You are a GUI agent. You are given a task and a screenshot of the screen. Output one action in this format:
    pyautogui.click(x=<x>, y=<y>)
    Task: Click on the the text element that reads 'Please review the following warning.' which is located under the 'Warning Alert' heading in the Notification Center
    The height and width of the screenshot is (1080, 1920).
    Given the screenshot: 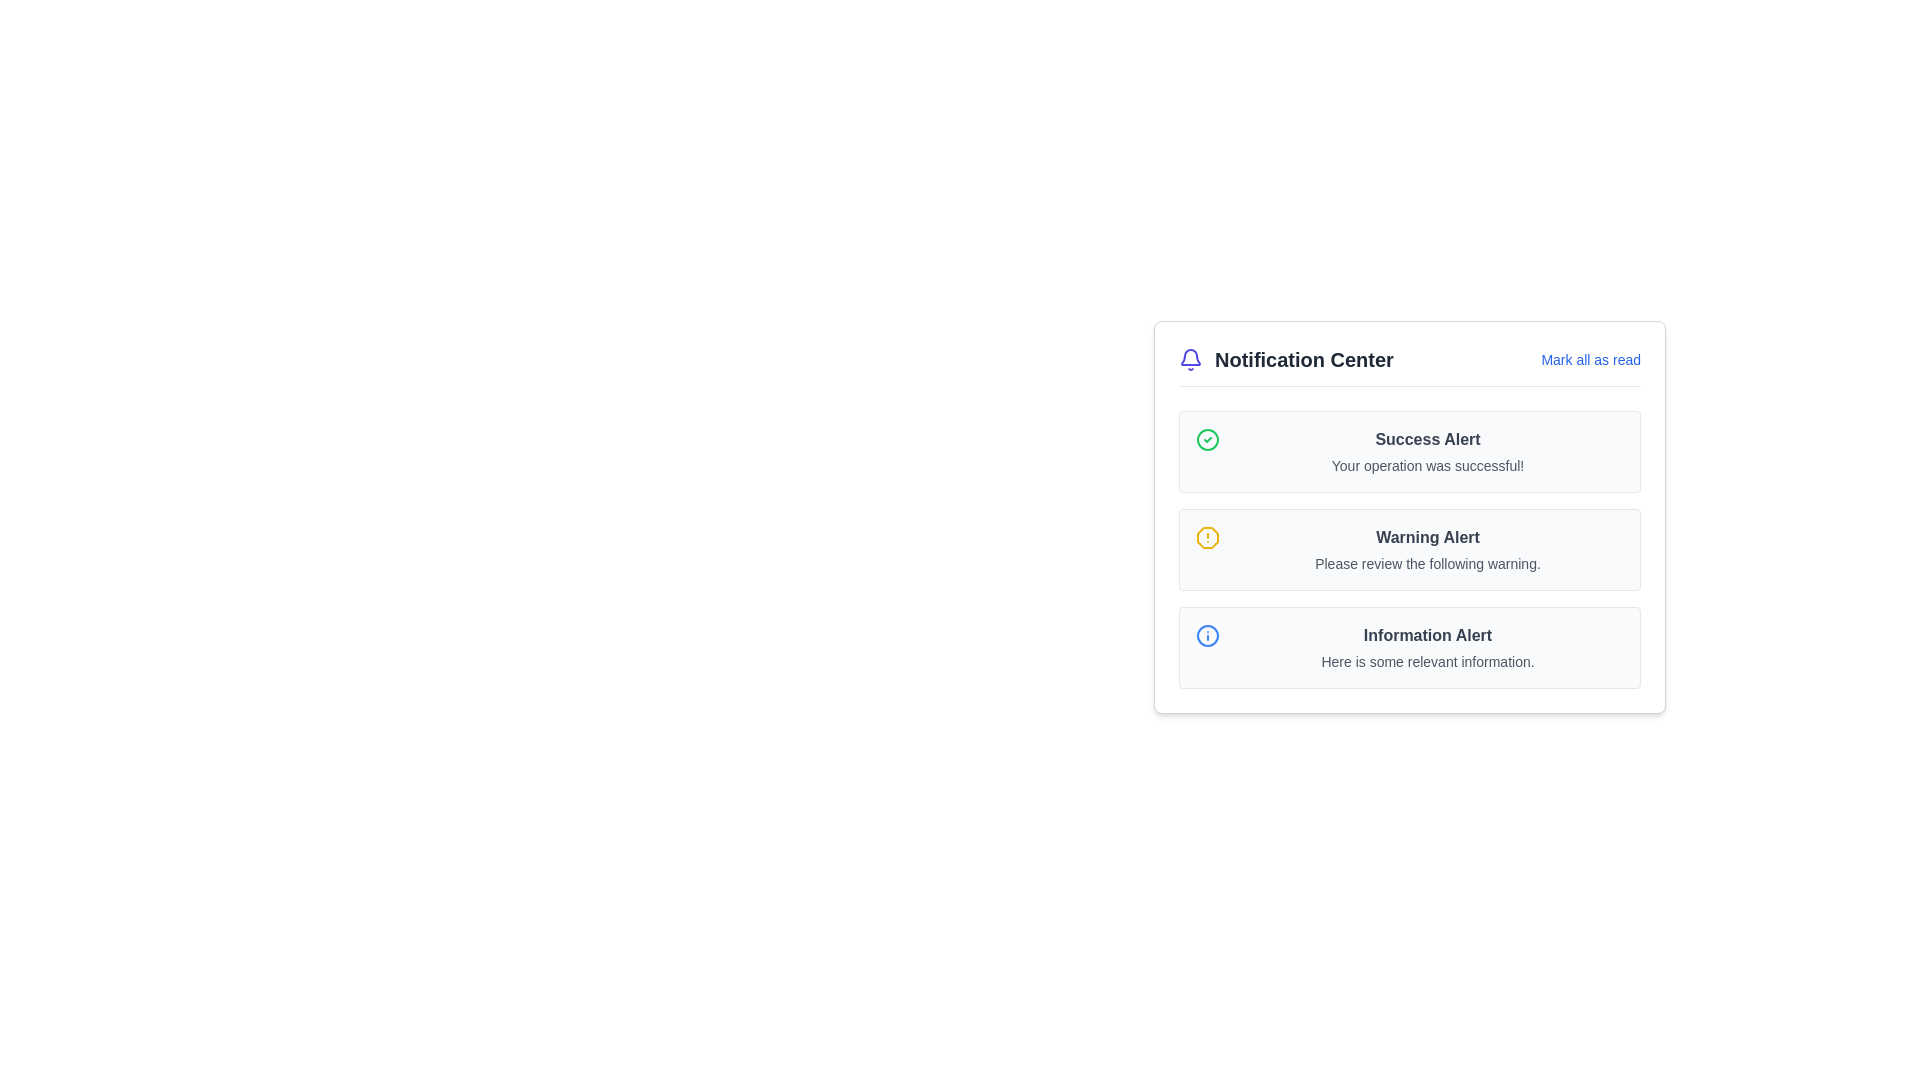 What is the action you would take?
    pyautogui.click(x=1427, y=563)
    